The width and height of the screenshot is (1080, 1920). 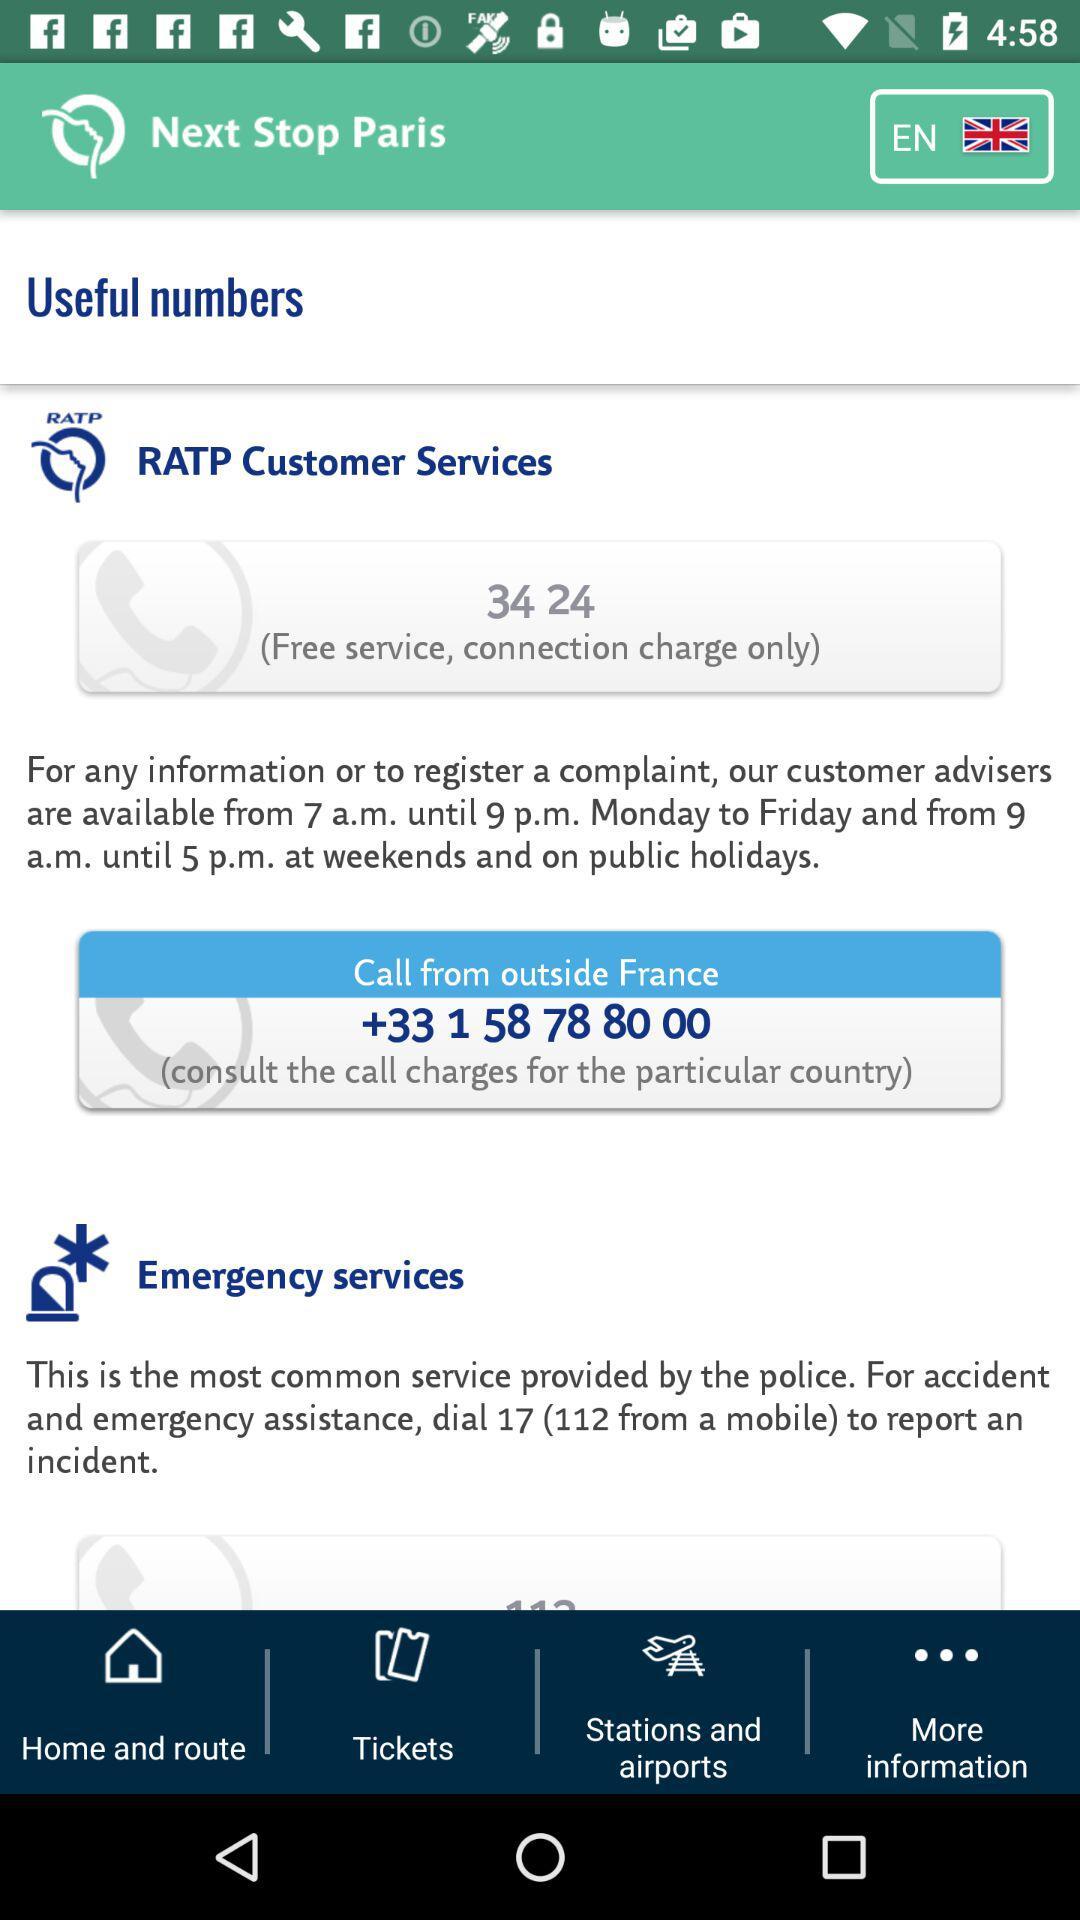 I want to click on the item above the 34 24 free app, so click(x=343, y=457).